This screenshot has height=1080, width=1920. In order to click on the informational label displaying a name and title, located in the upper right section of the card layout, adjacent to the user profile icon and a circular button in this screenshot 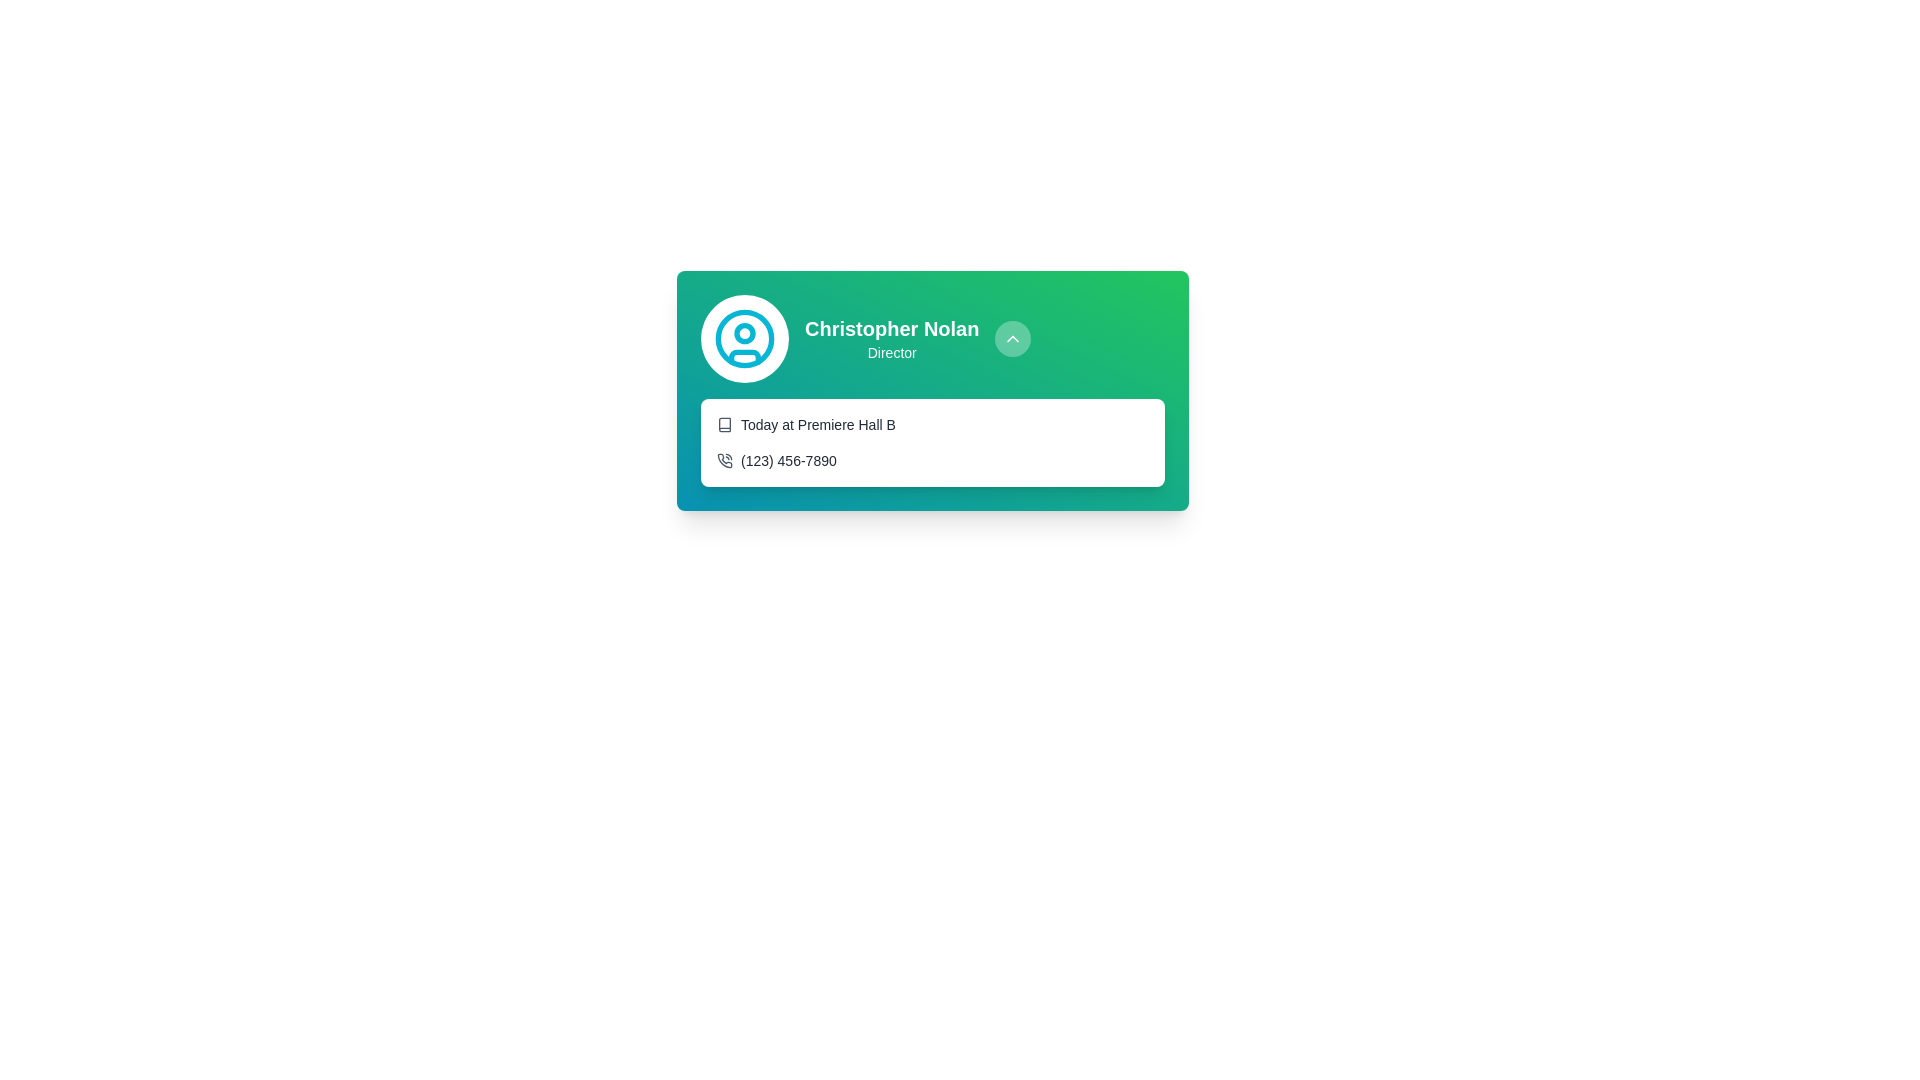, I will do `click(891, 338)`.